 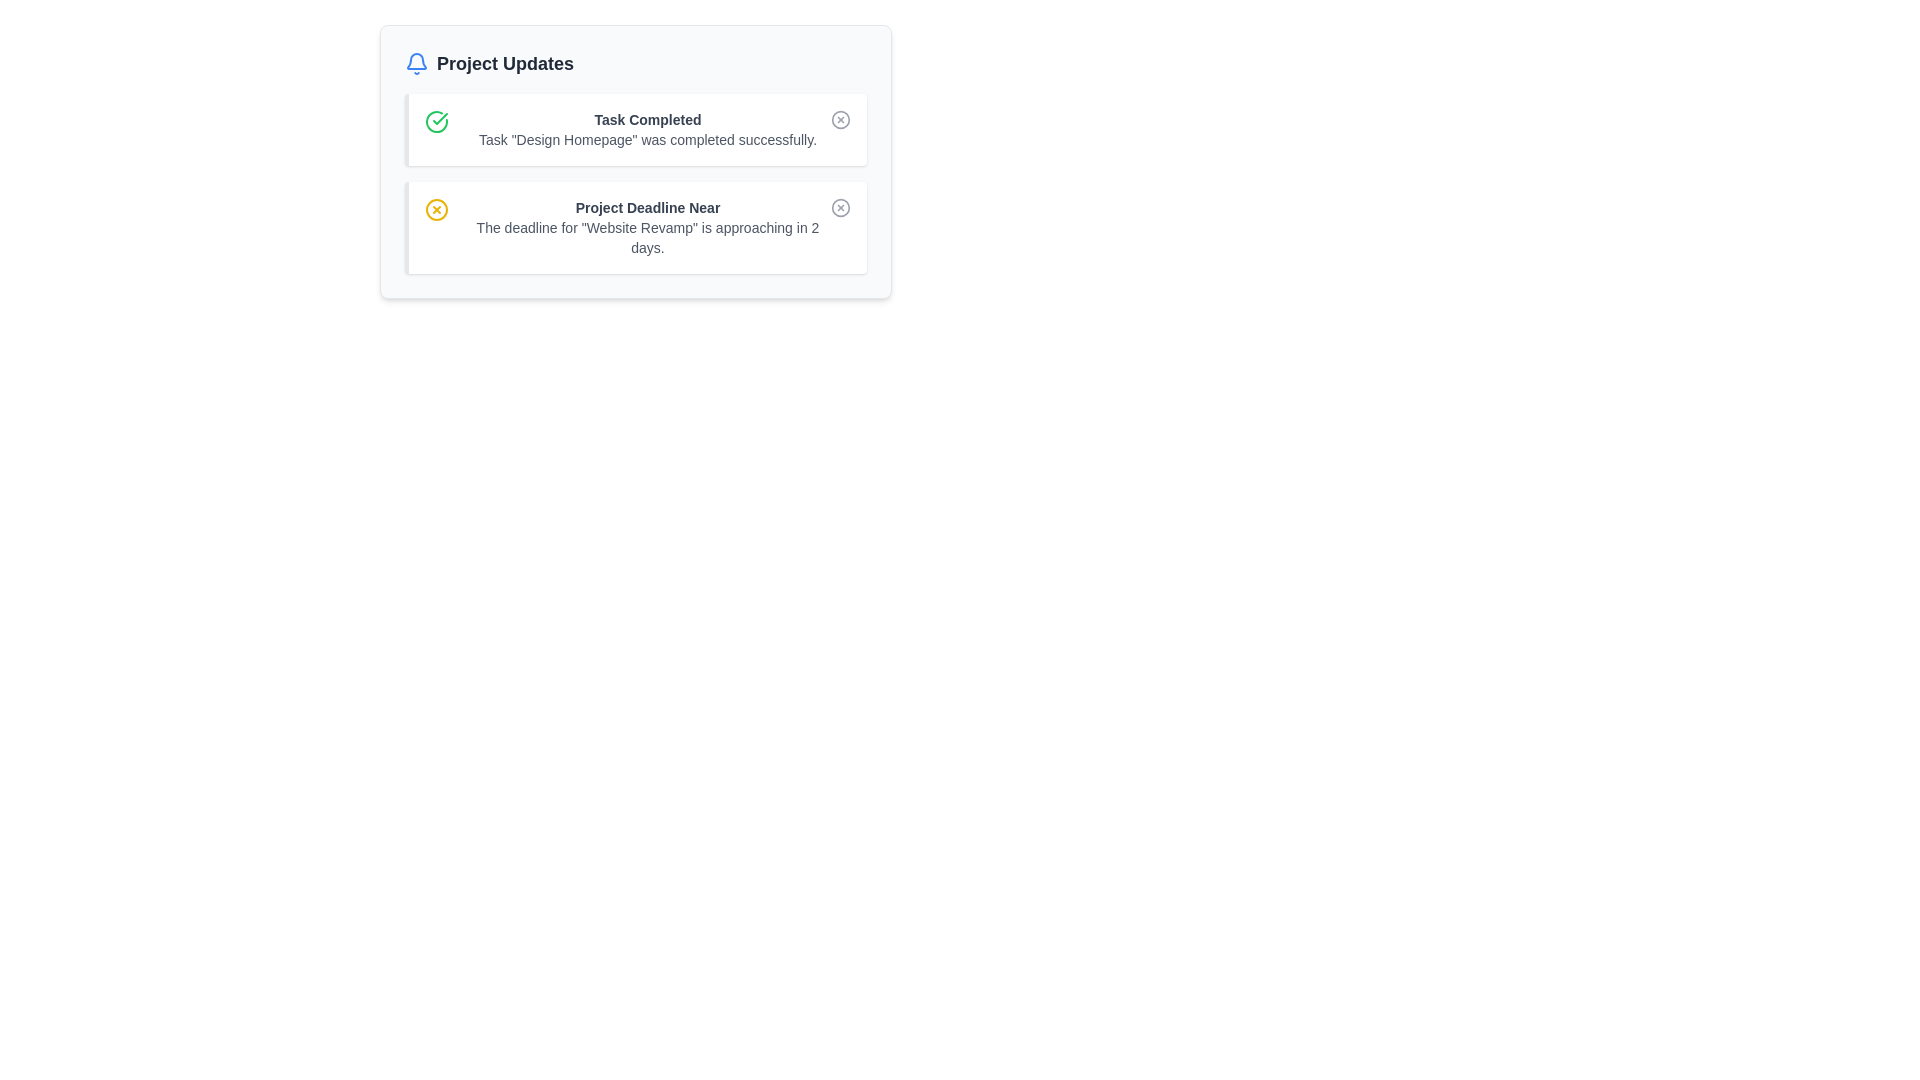 I want to click on the small circular icon with an 'X' inside, styled with a yellow outline, located beside the headline 'Project Deadline Near', so click(x=444, y=209).